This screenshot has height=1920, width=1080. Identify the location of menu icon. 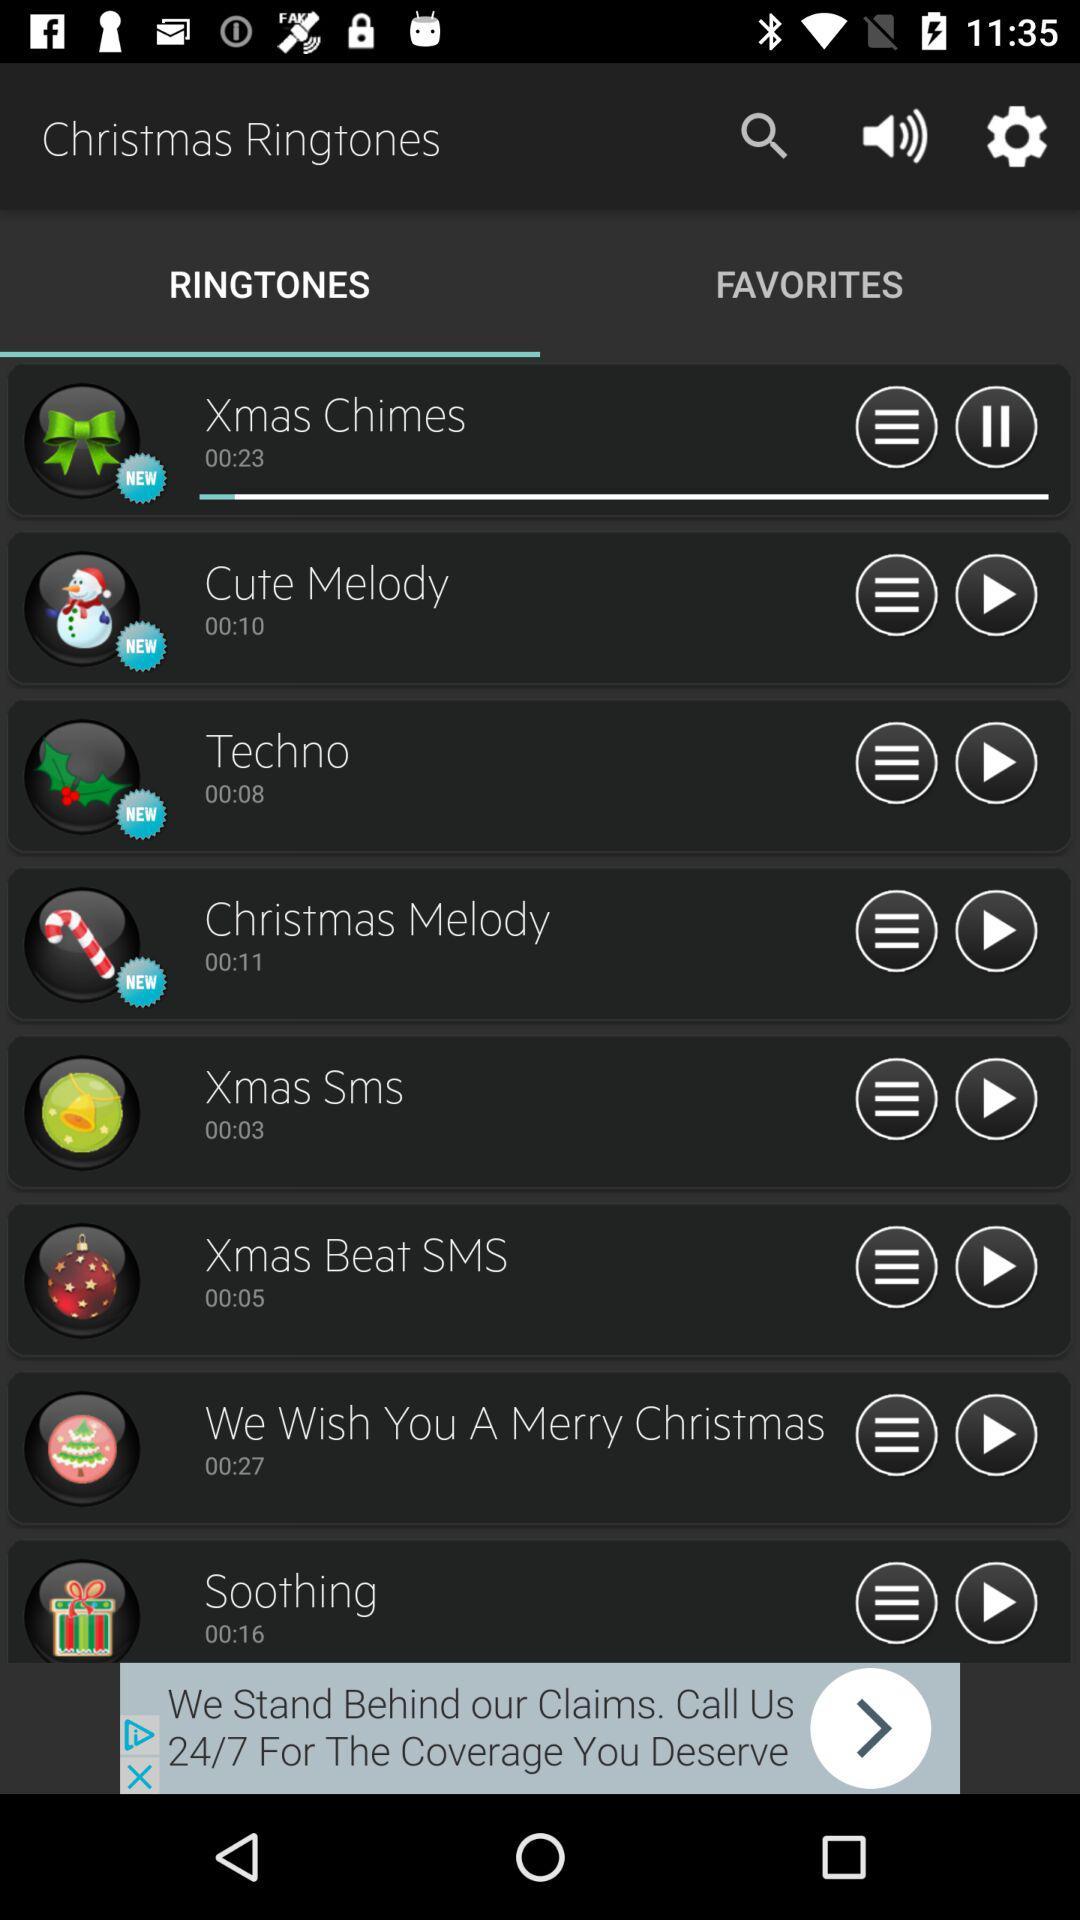
(895, 931).